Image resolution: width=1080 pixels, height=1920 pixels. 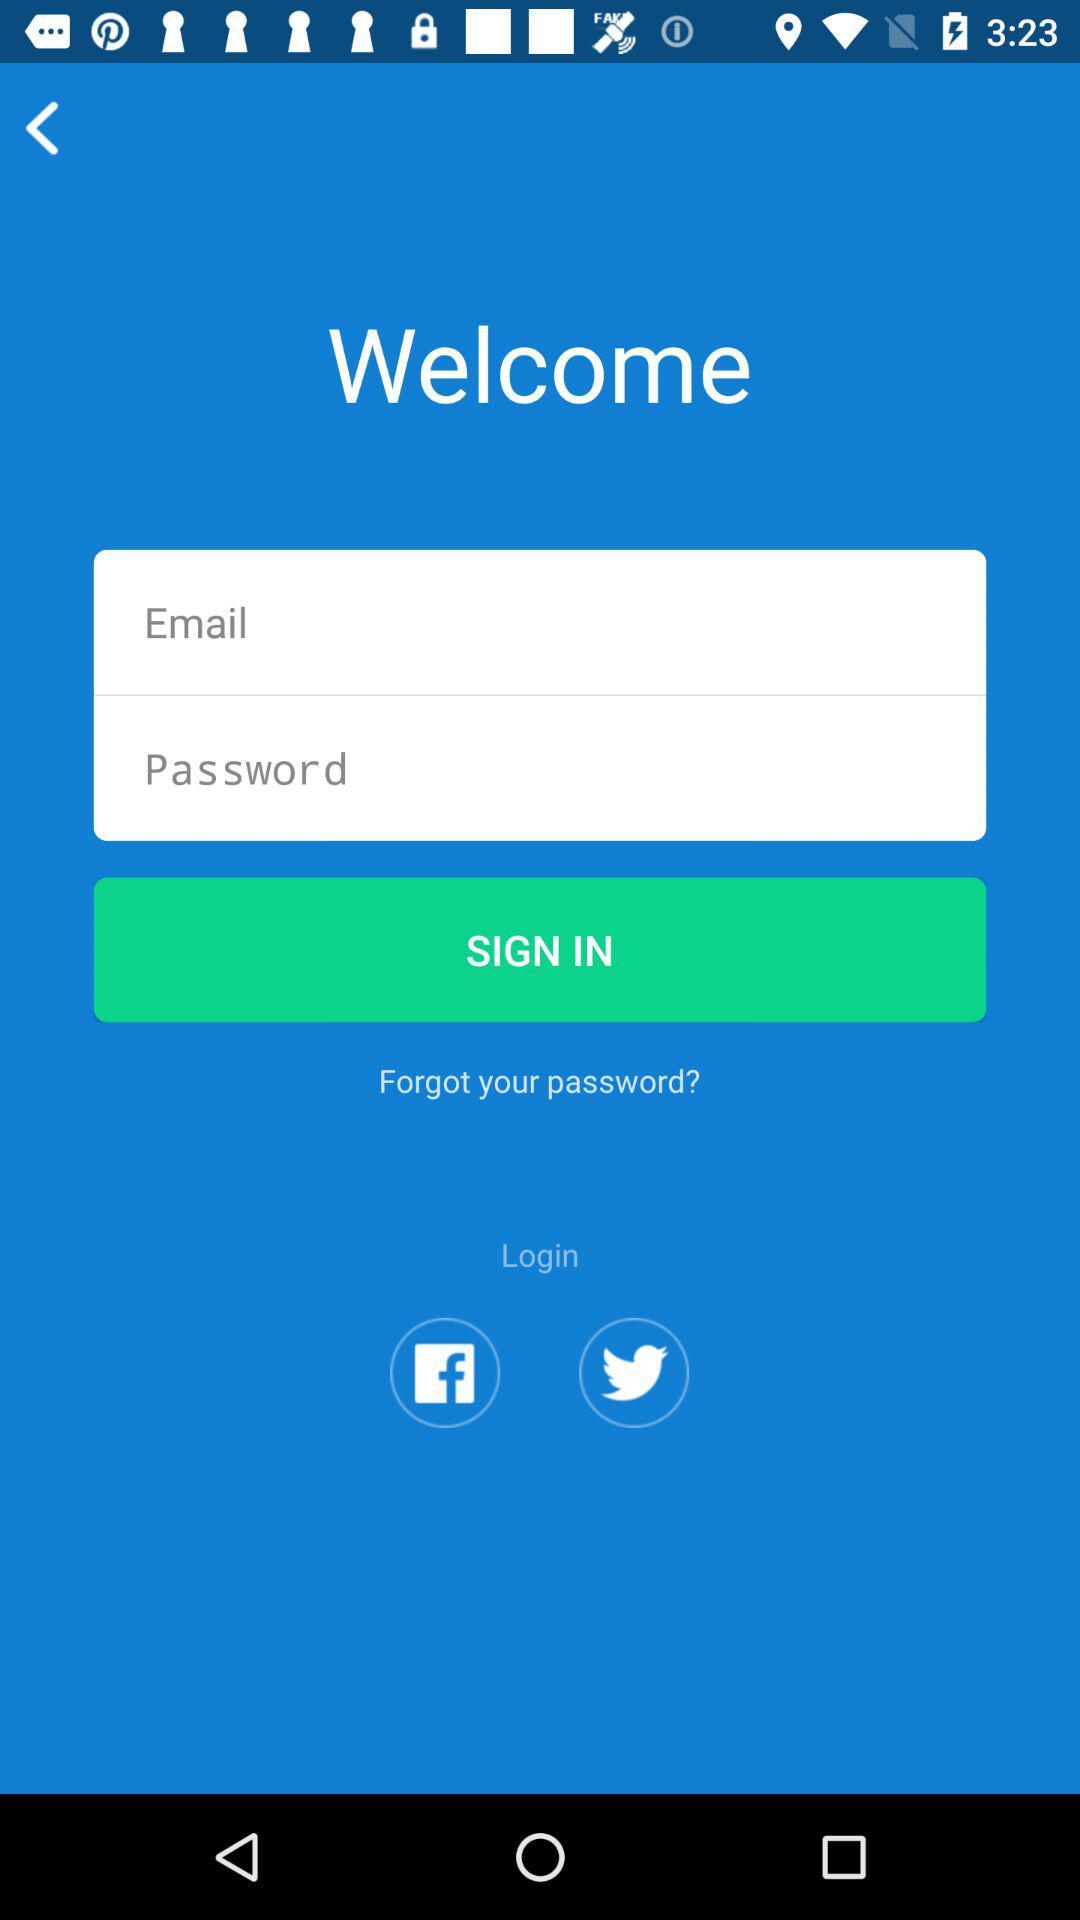 What do you see at coordinates (538, 1079) in the screenshot?
I see `button below the sign in item` at bounding box center [538, 1079].